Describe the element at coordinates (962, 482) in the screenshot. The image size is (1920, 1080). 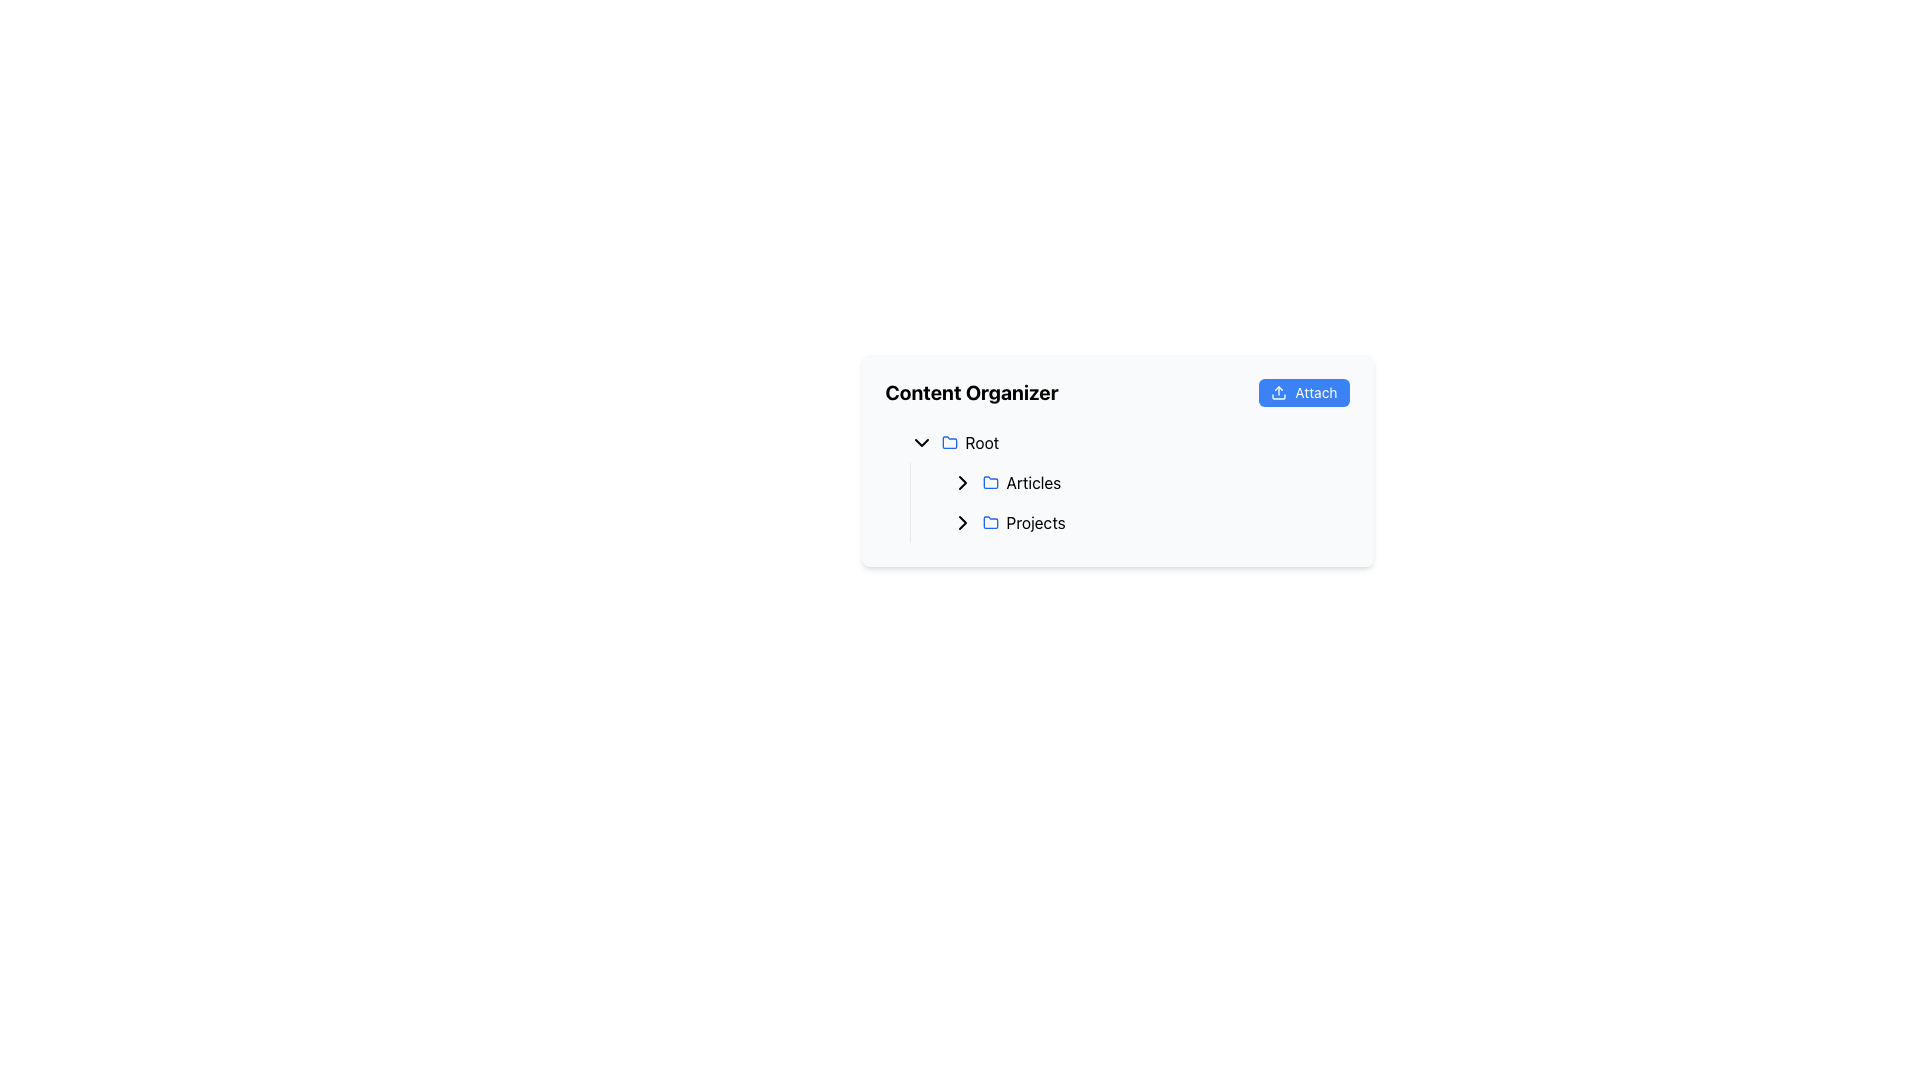
I see `the icon located to the left of the folder icon and the text 'Articles'` at that location.